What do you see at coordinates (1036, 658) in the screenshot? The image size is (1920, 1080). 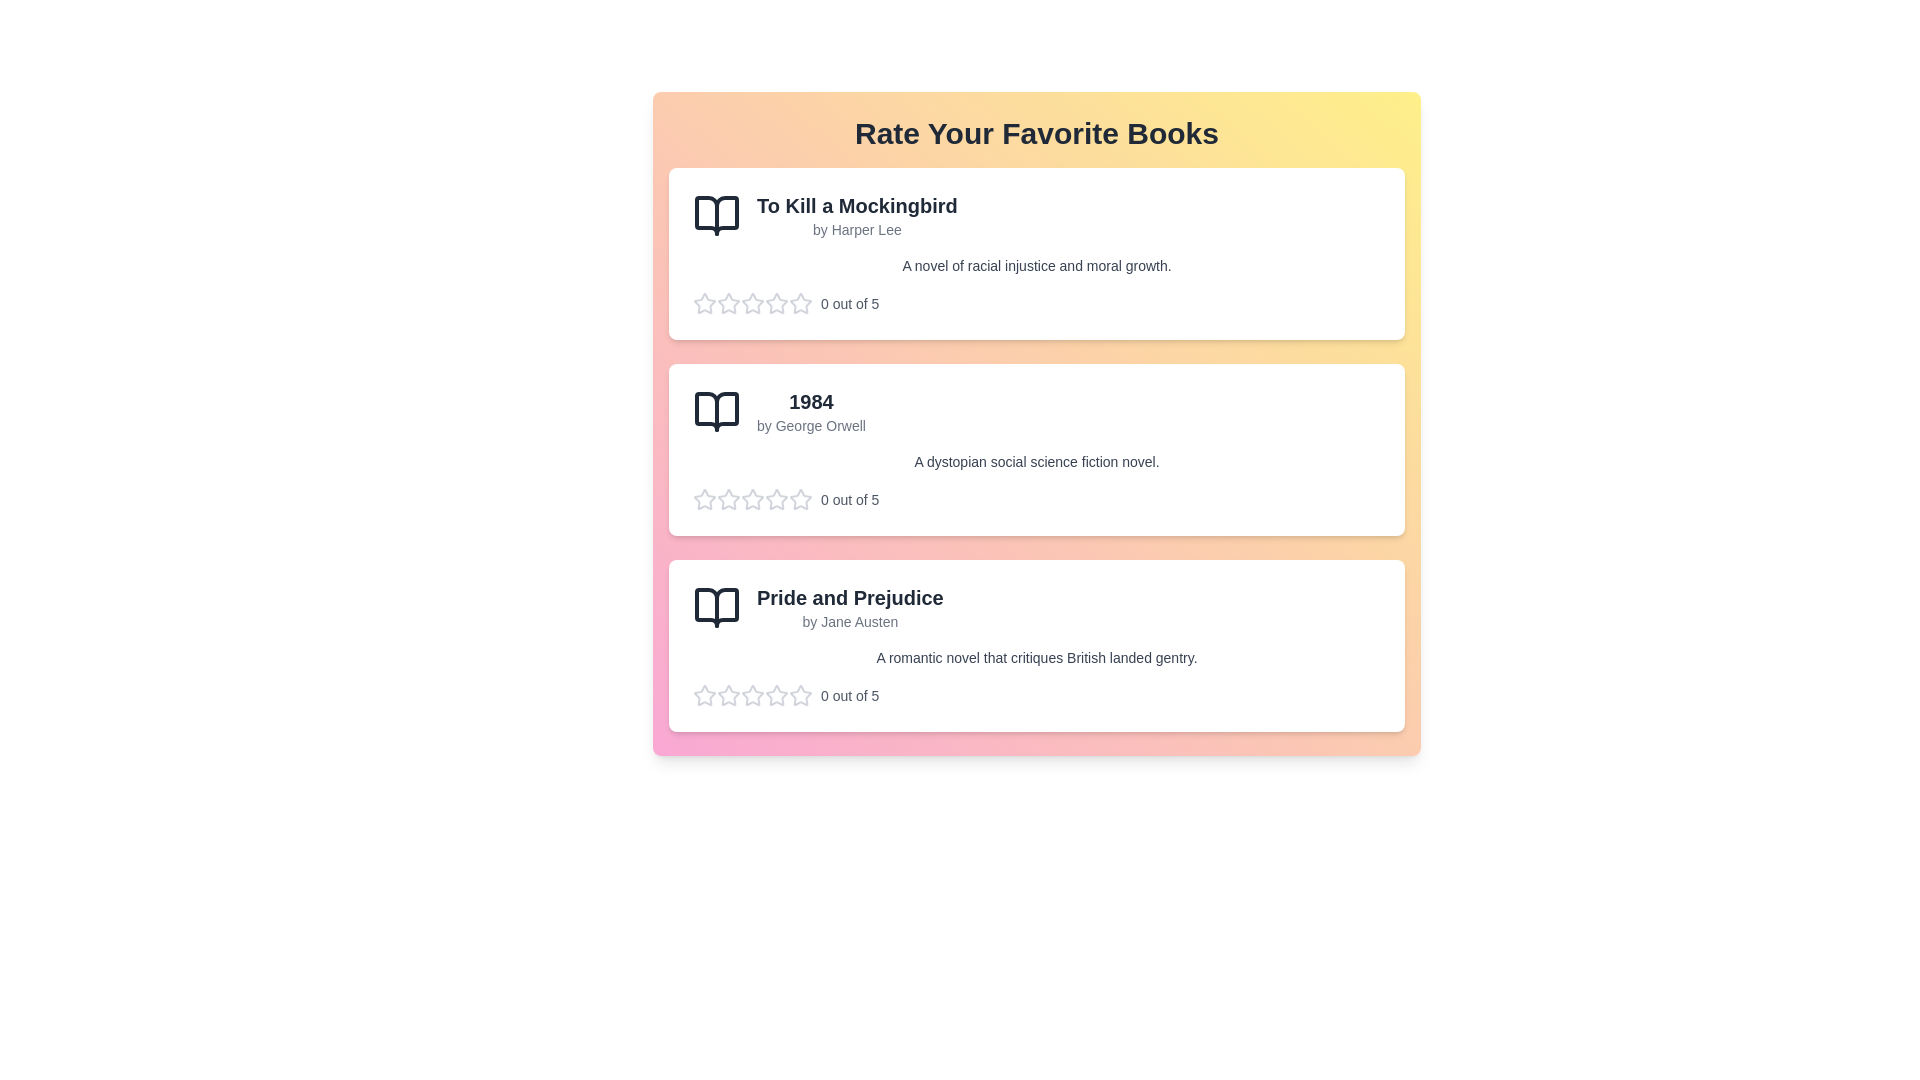 I see `the text block providing additional descriptive information about the book 'Pride and Prejudice', located below the title and author name within the third card element` at bounding box center [1036, 658].